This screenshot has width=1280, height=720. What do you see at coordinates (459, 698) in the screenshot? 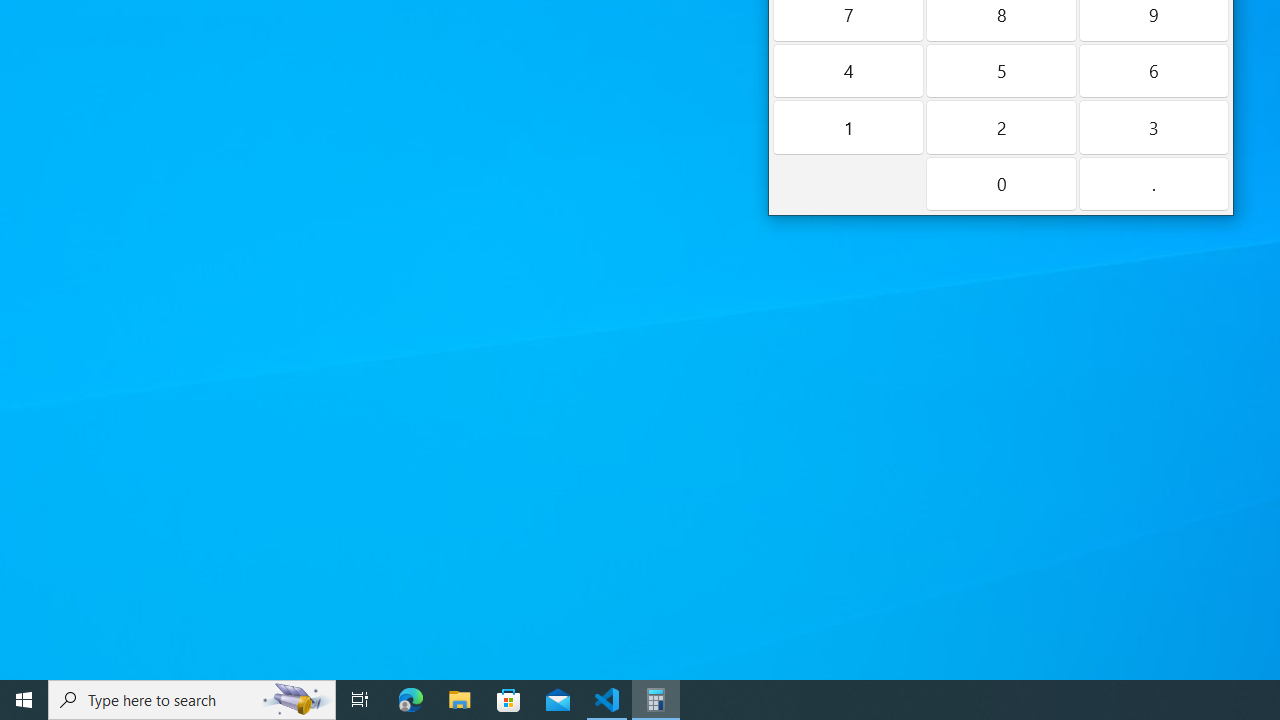
I see `'File Explorer'` at bounding box center [459, 698].